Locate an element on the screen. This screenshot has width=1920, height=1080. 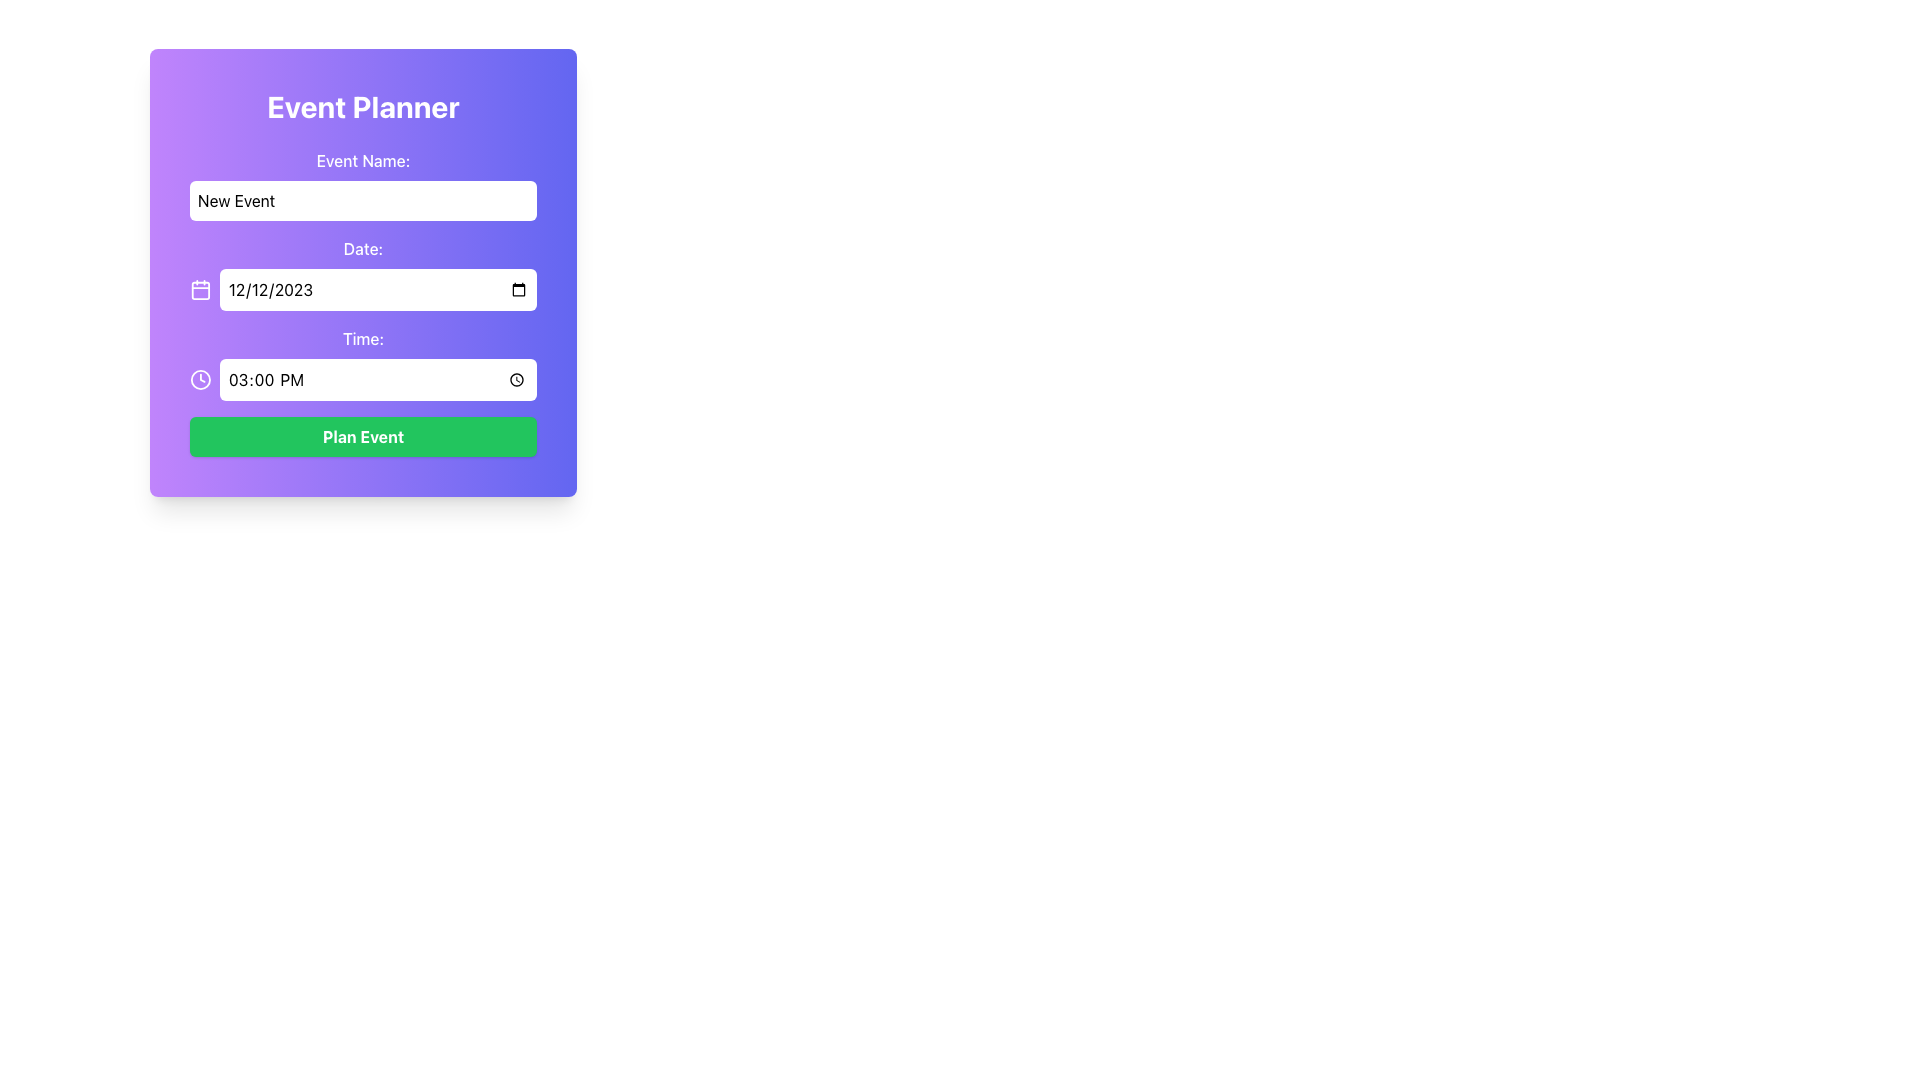
the rounded rectangle area representing the background of the calendar icon in the date input field, located to the leftmost side of the 'Date' input label is located at coordinates (200, 290).